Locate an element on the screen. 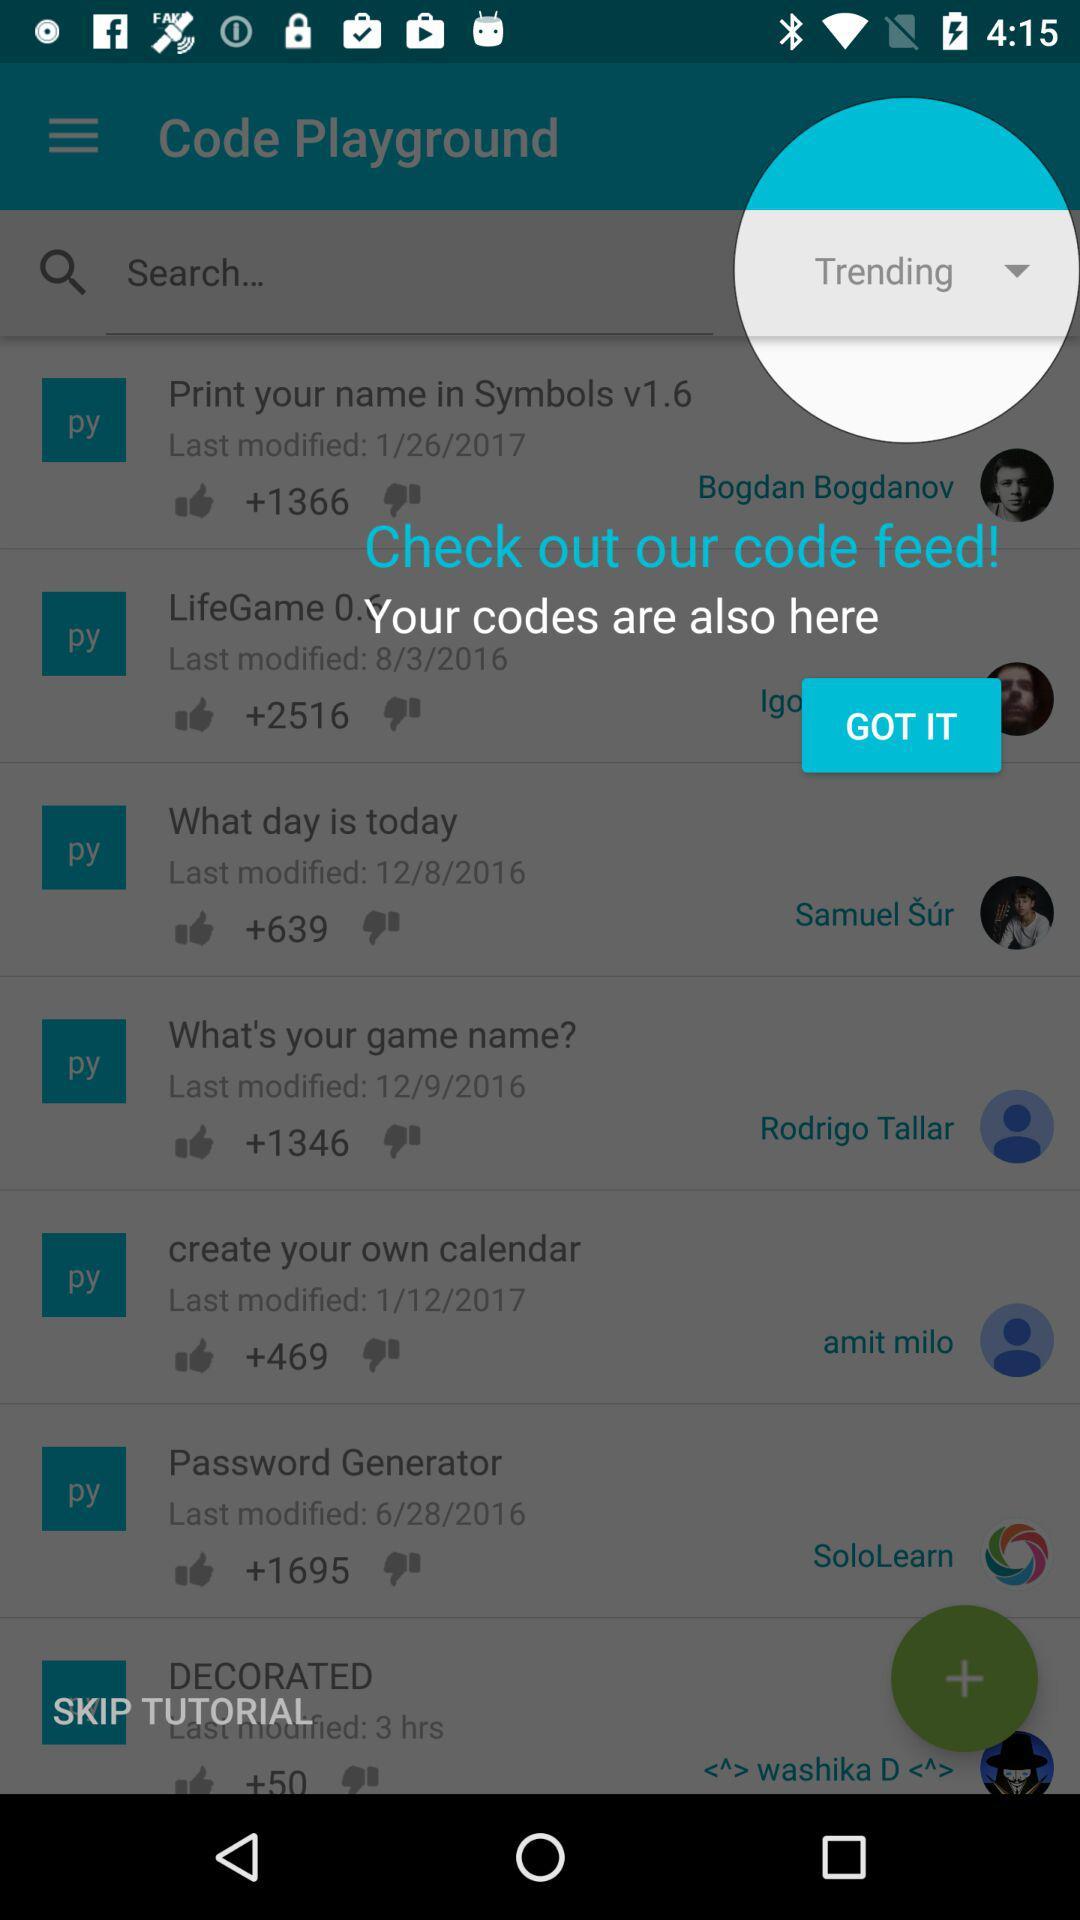 The height and width of the screenshot is (1920, 1080). text in the search field is located at coordinates (408, 270).